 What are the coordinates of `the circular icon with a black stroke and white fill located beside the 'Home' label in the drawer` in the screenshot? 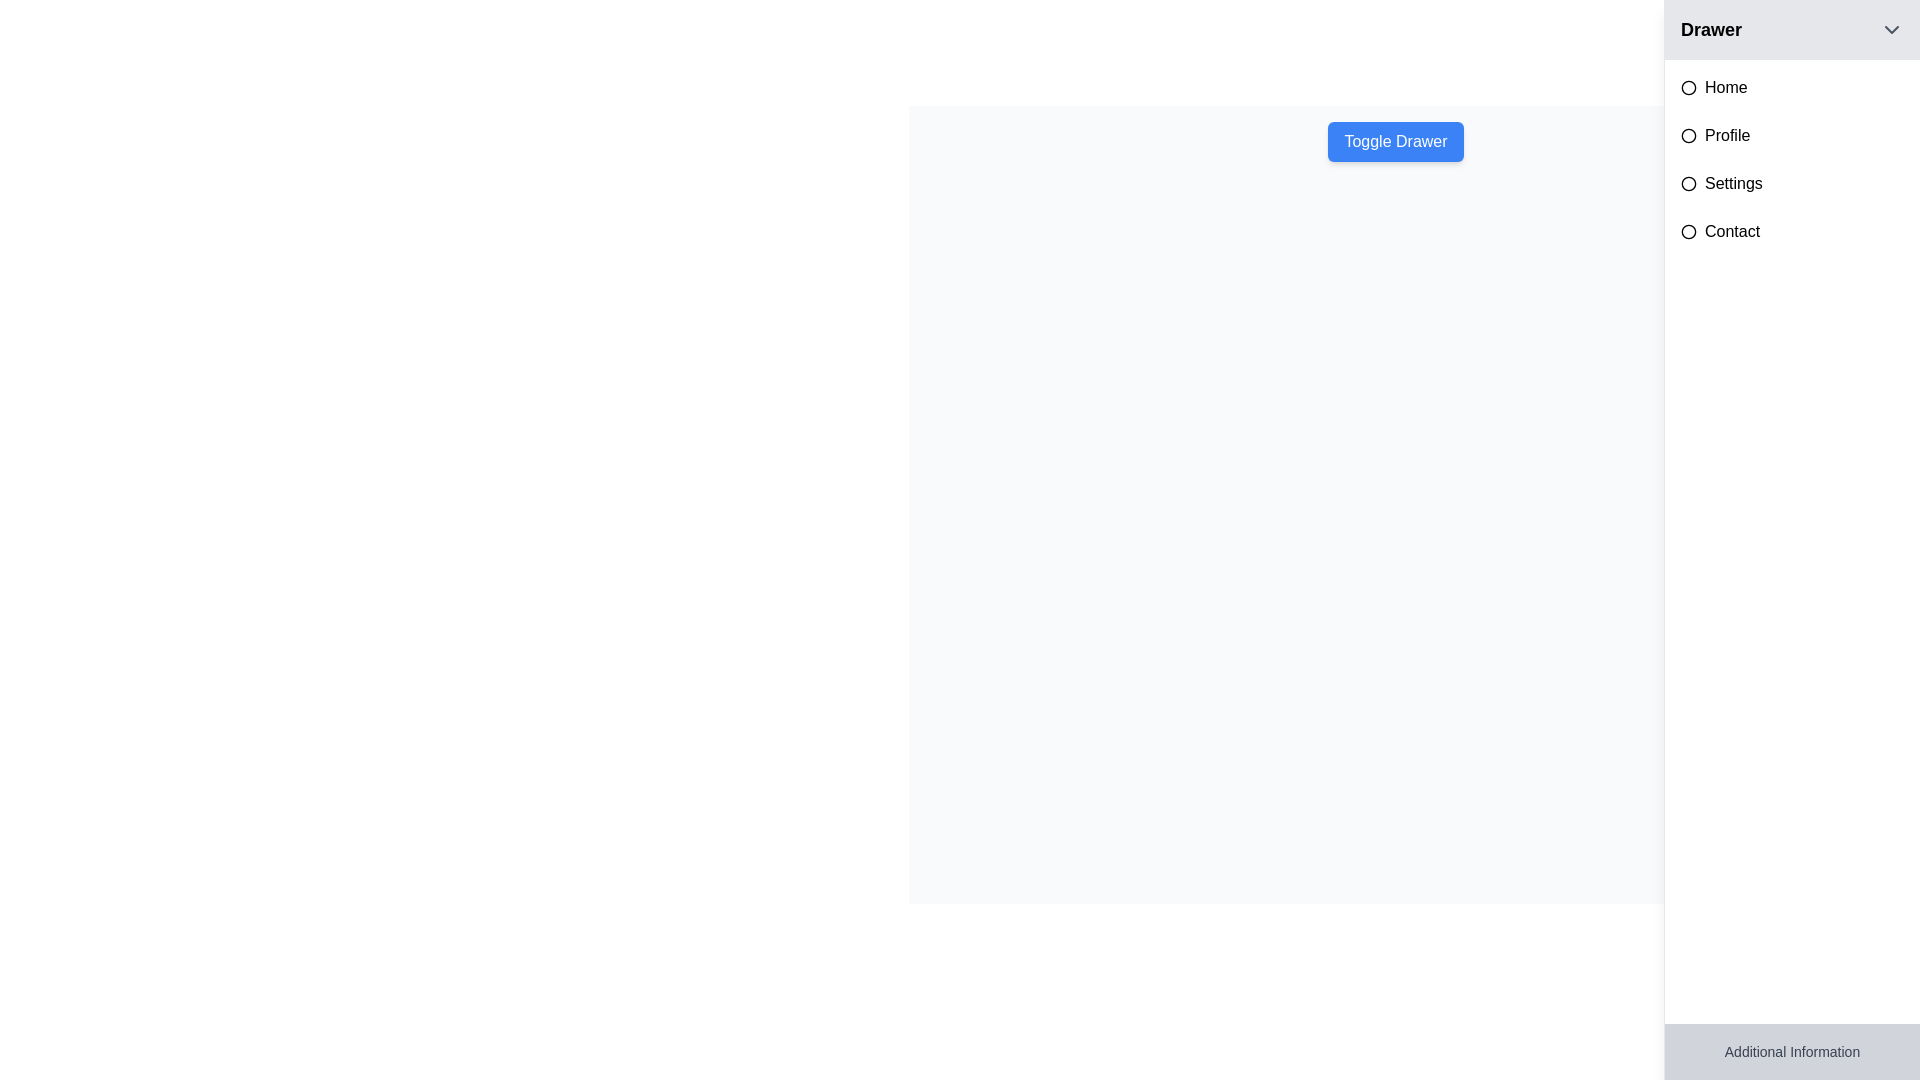 It's located at (1688, 87).